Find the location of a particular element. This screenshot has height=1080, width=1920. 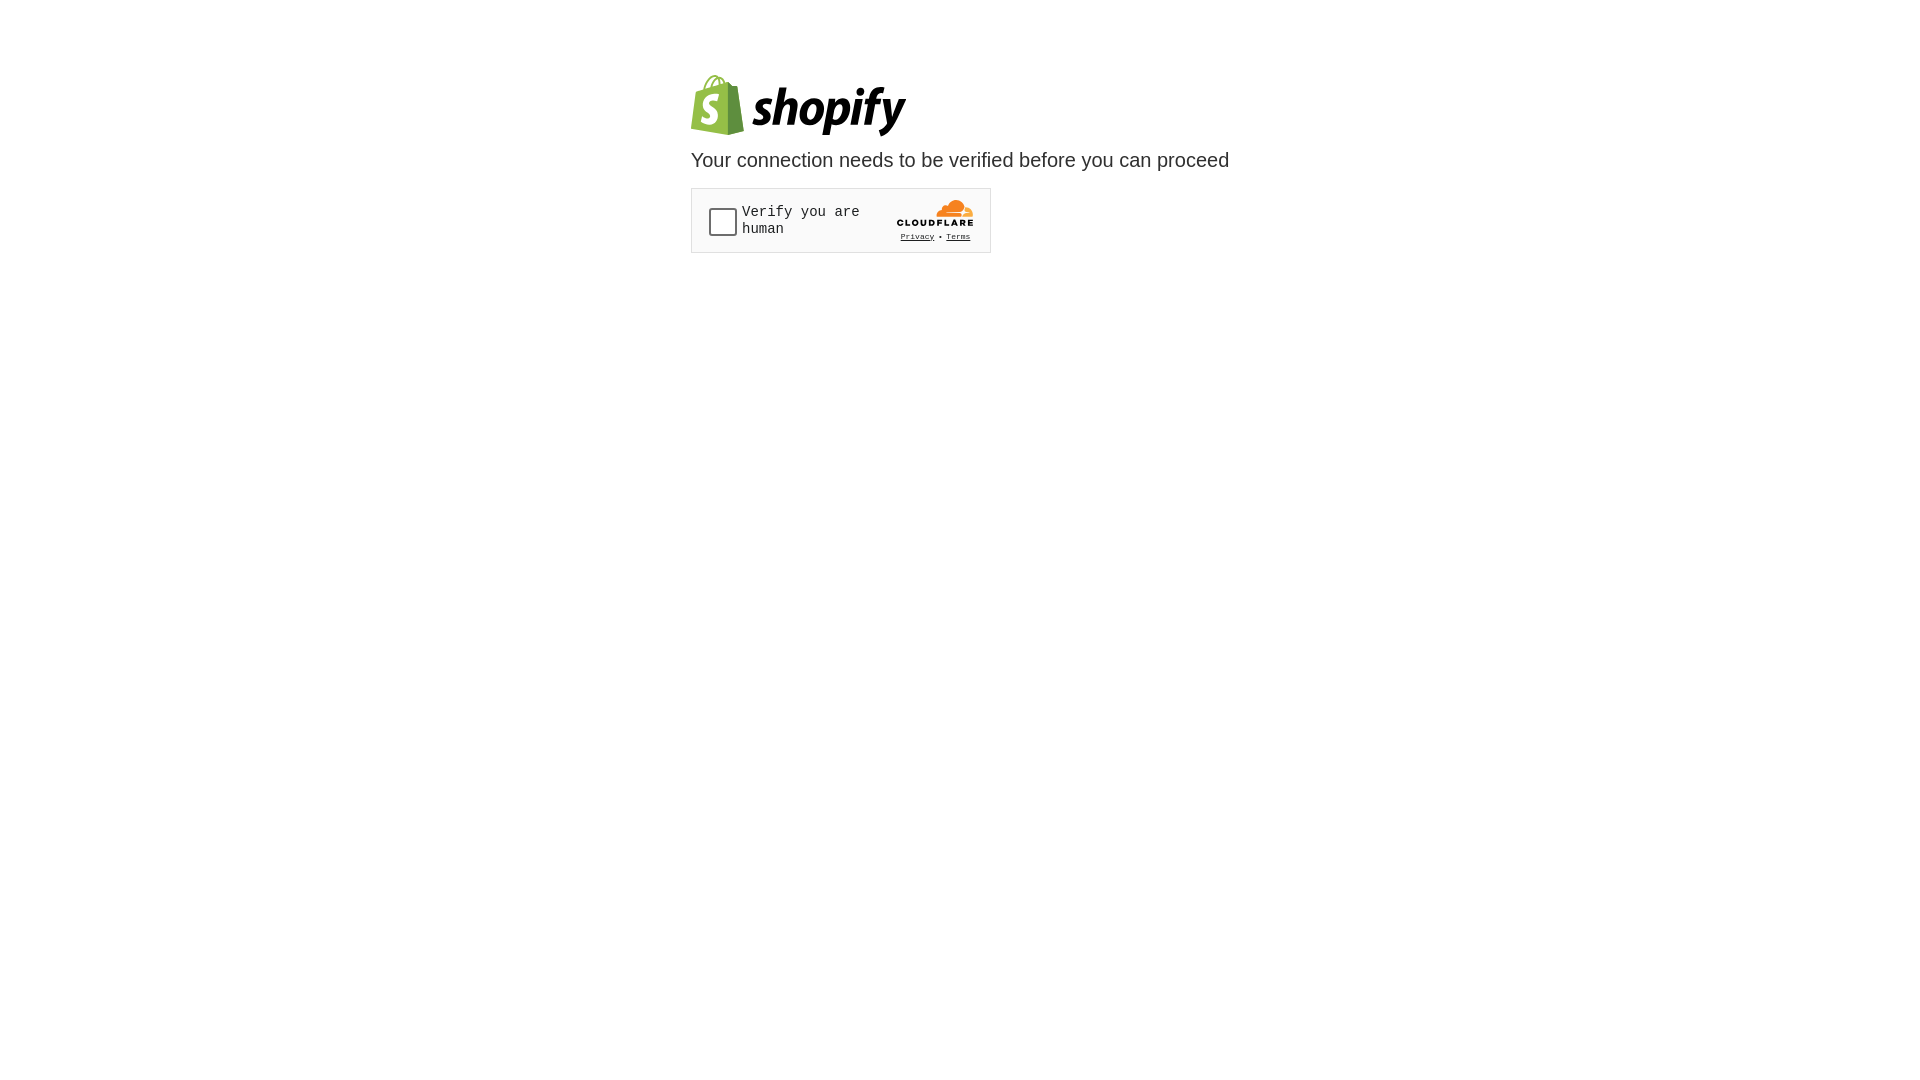

'Widget containing a Cloudflare security challenge' is located at coordinates (840, 220).